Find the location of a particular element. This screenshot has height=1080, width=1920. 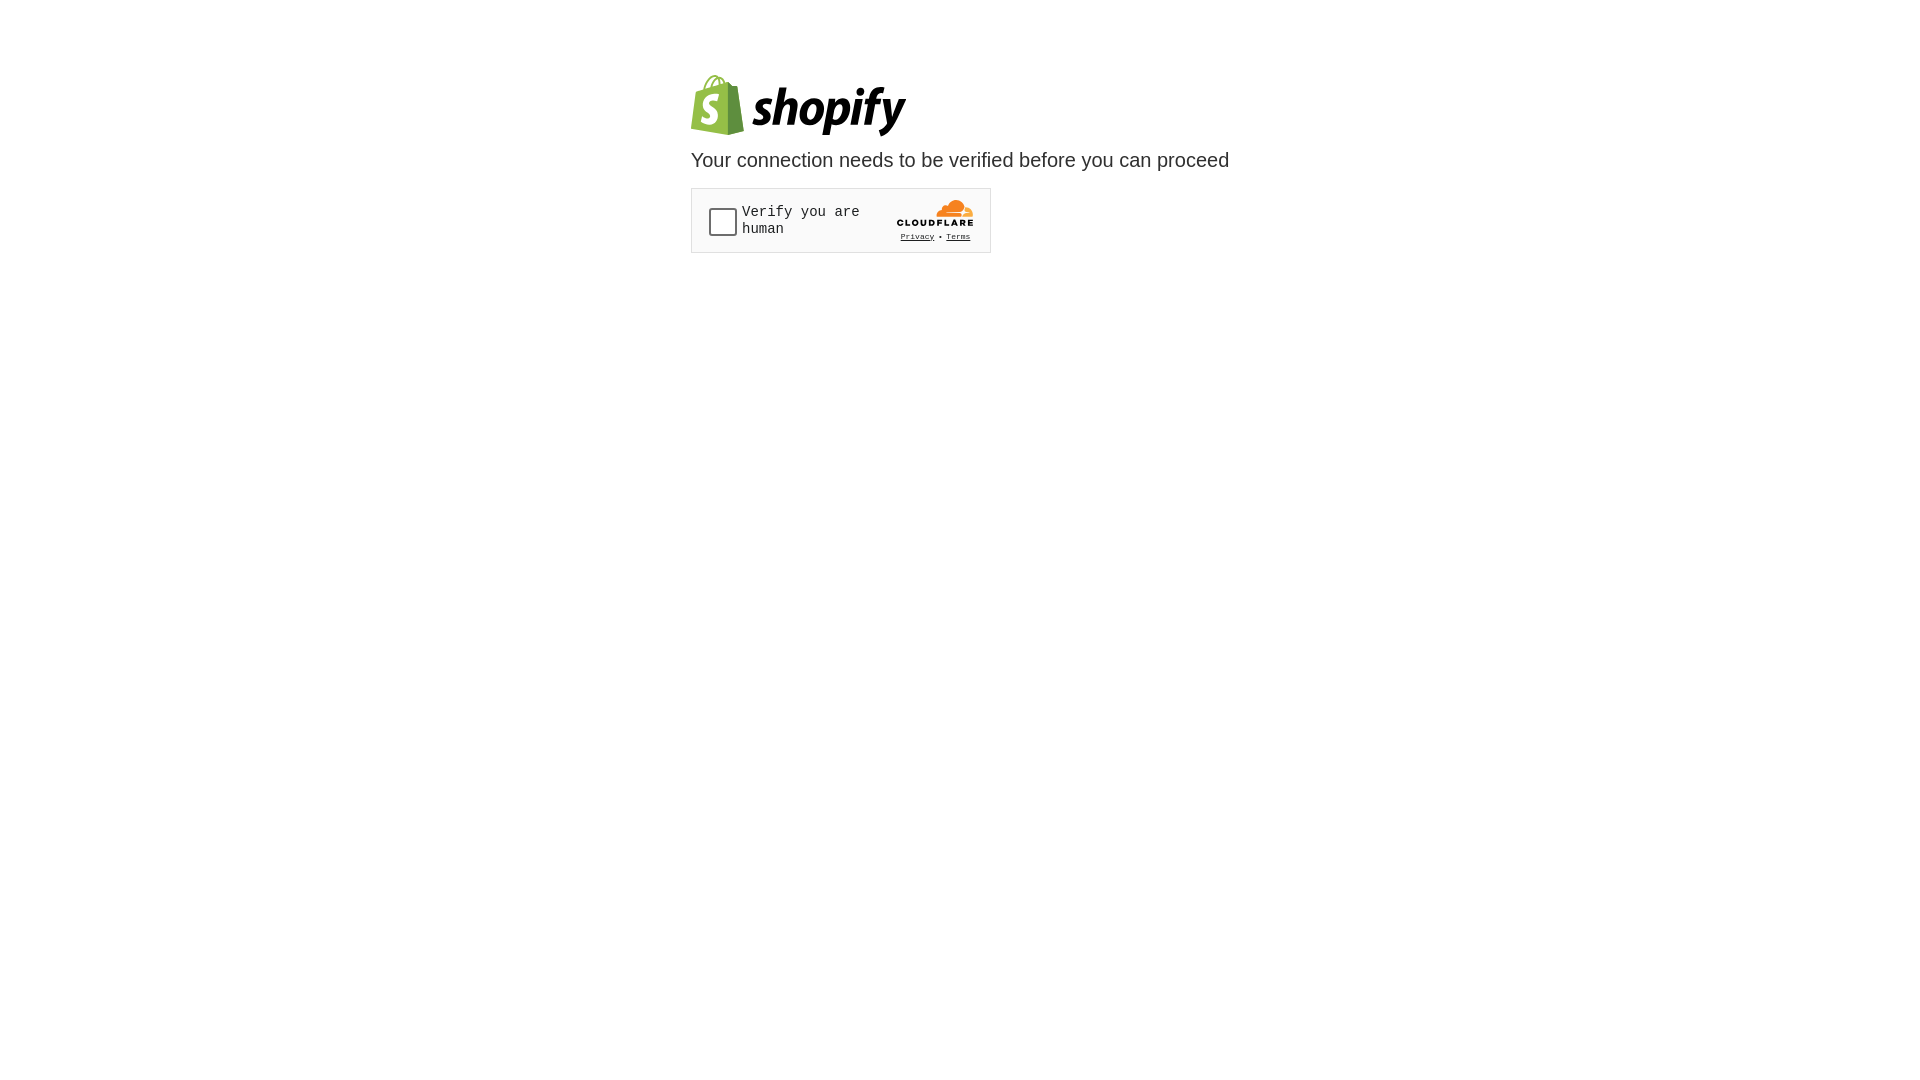

'Widget containing a Cloudflare security challenge' is located at coordinates (840, 220).